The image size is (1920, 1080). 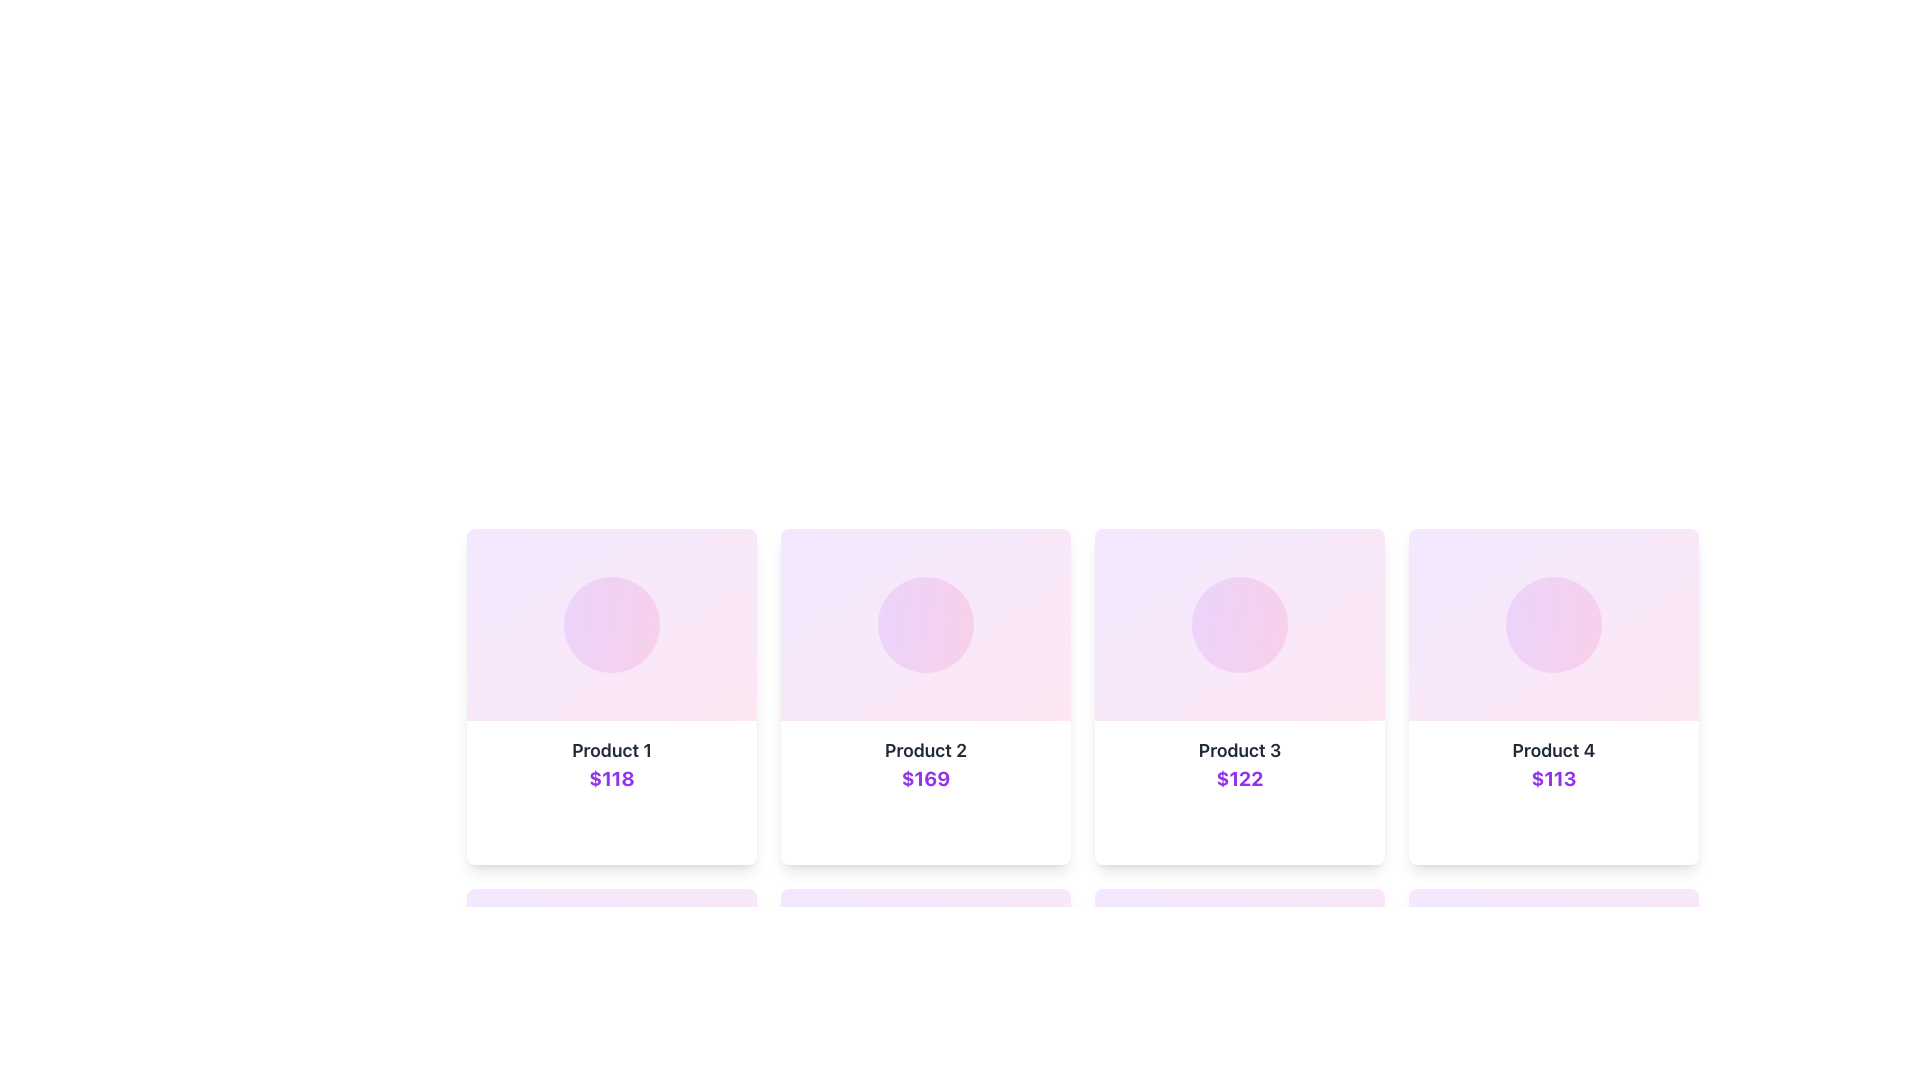 What do you see at coordinates (1037, 829) in the screenshot?
I see `the small circular button with a gray background located at the bottom-right of the 'Product 2' panel` at bounding box center [1037, 829].